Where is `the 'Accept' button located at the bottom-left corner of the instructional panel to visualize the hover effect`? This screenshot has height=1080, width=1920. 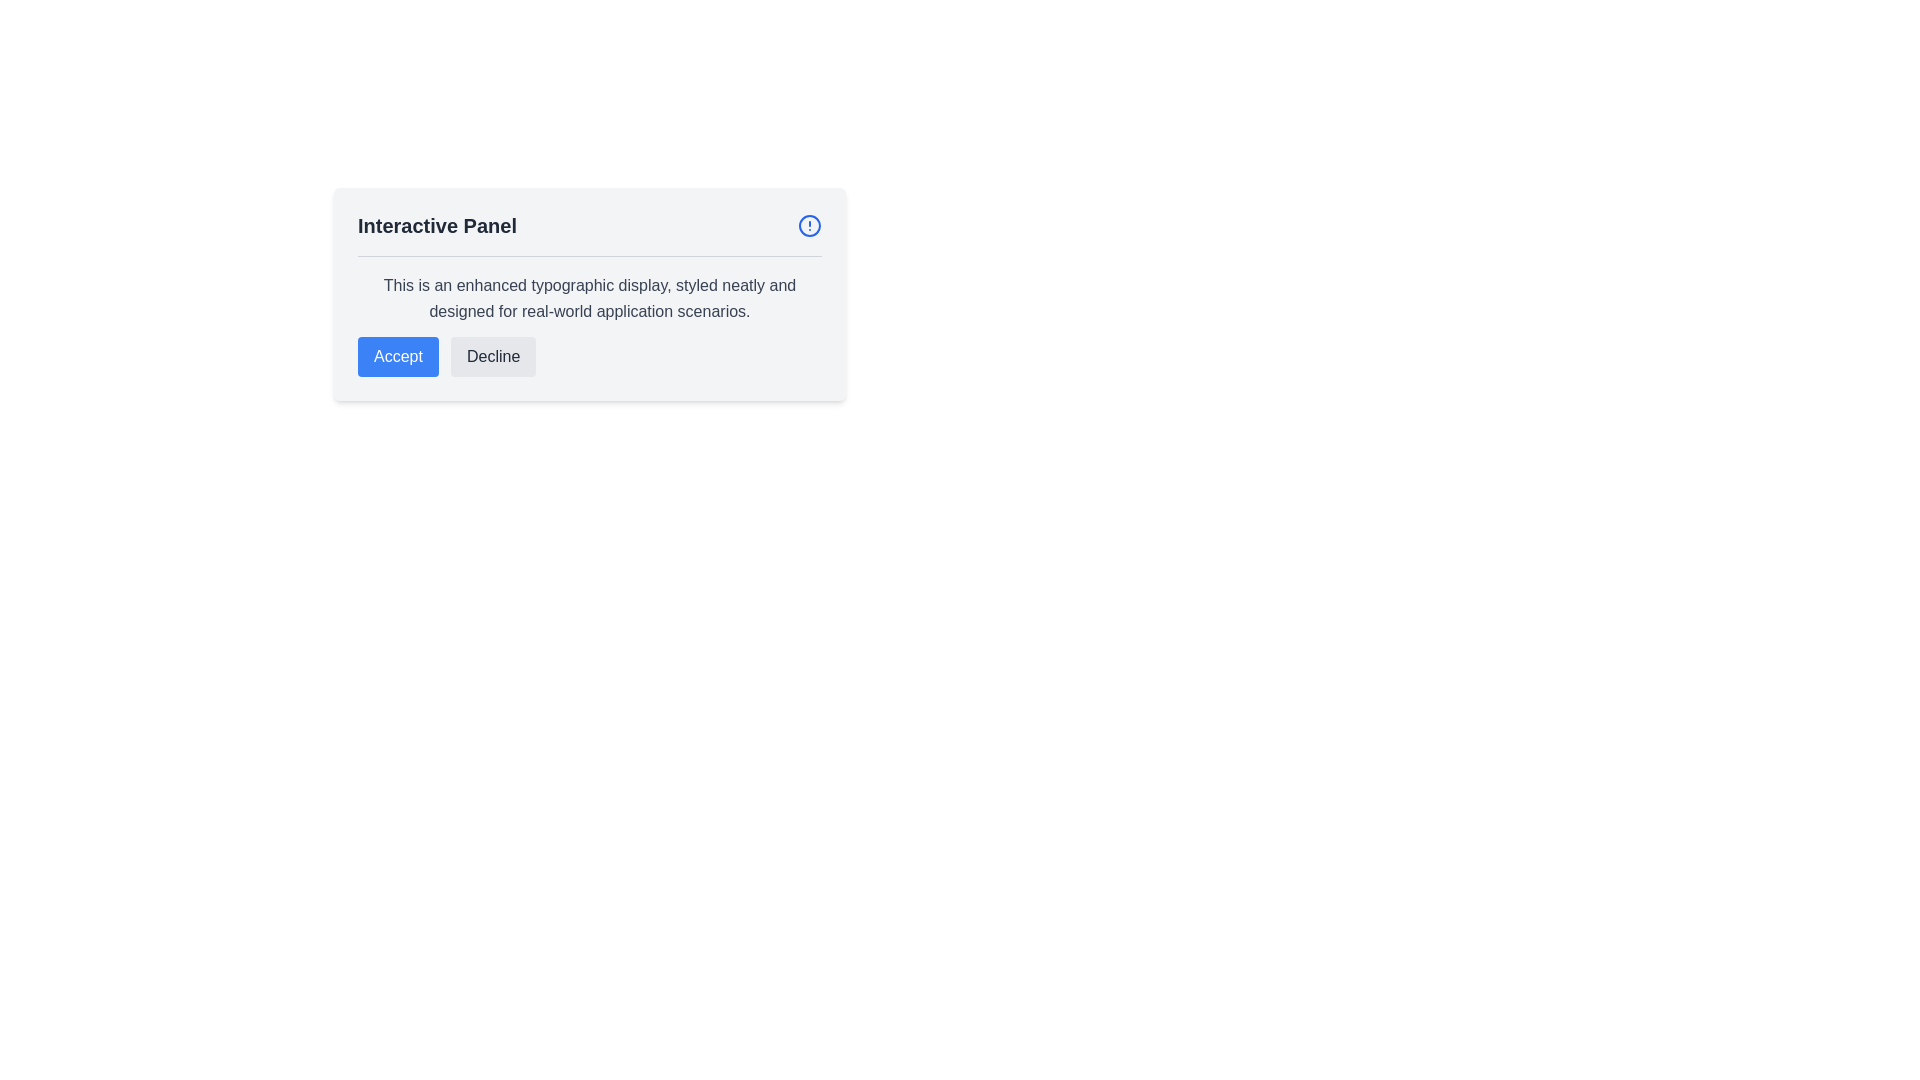 the 'Accept' button located at the bottom-left corner of the instructional panel to visualize the hover effect is located at coordinates (398, 356).